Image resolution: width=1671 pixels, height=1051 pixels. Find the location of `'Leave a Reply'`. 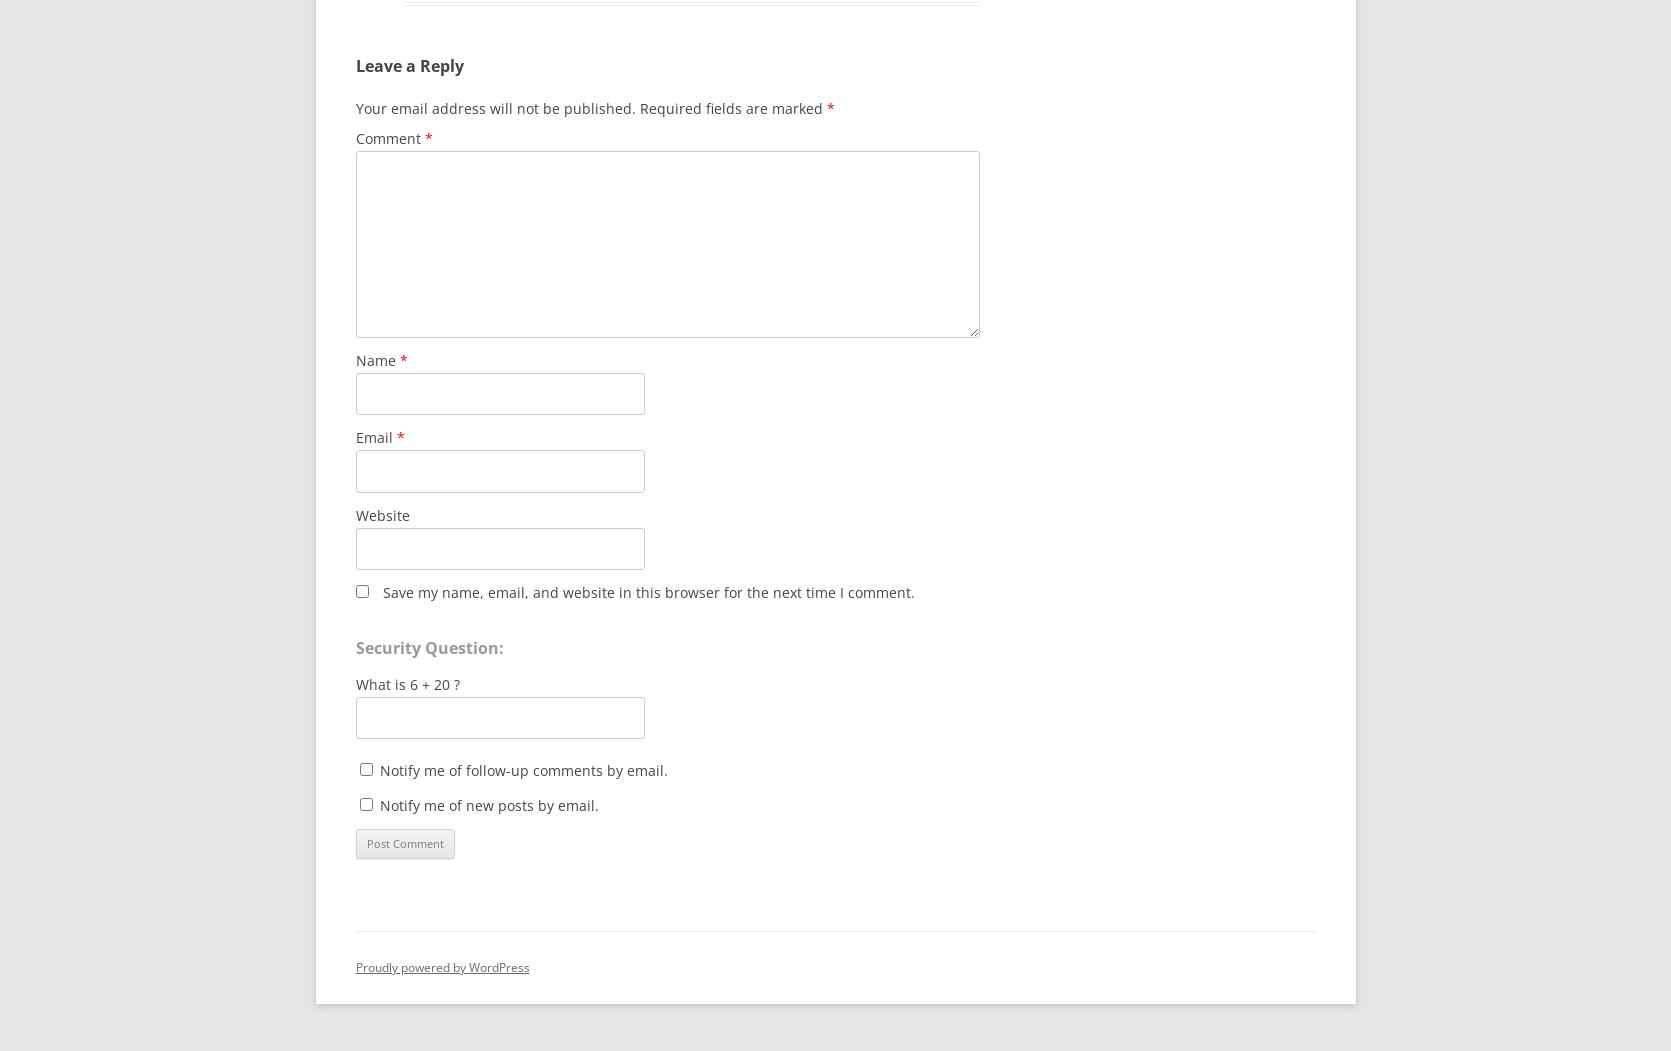

'Leave a Reply' is located at coordinates (409, 65).